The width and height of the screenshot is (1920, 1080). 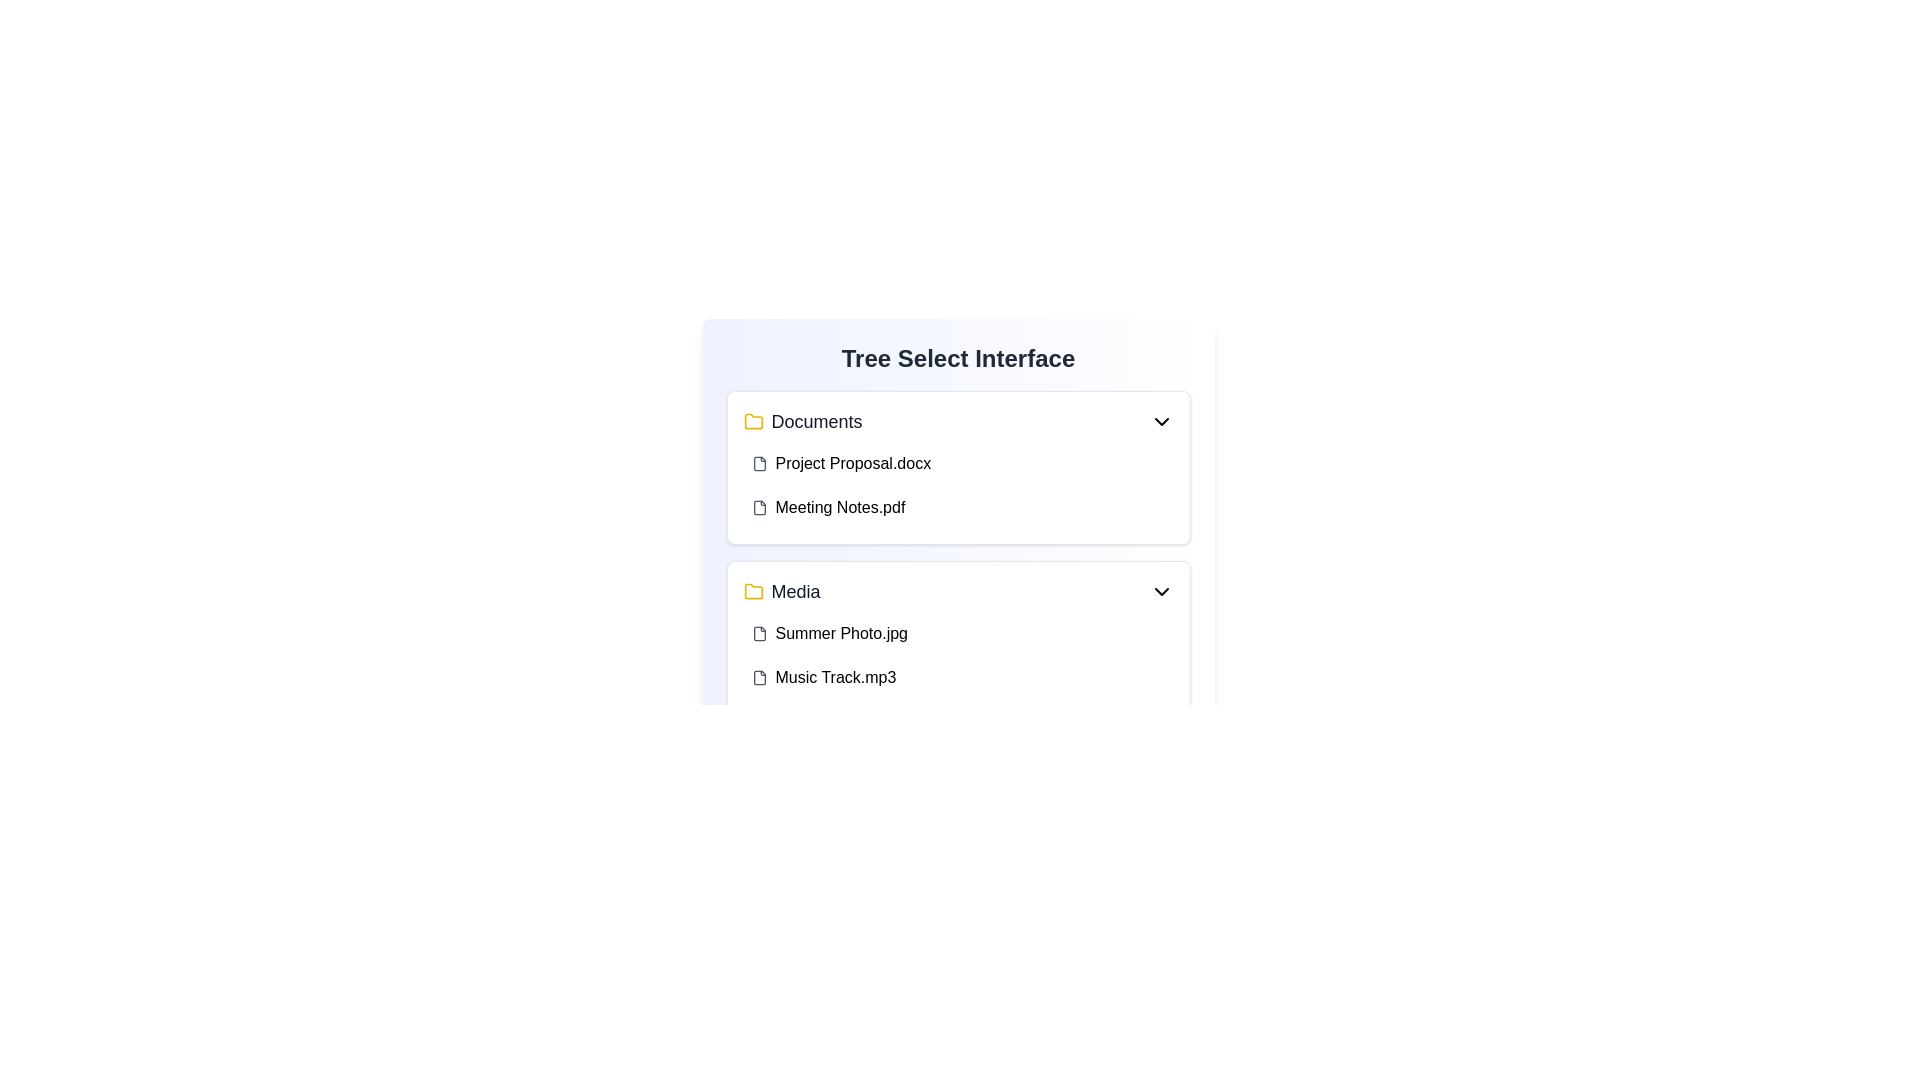 What do you see at coordinates (957, 486) in the screenshot?
I see `the second entry under the 'Documents' section` at bounding box center [957, 486].